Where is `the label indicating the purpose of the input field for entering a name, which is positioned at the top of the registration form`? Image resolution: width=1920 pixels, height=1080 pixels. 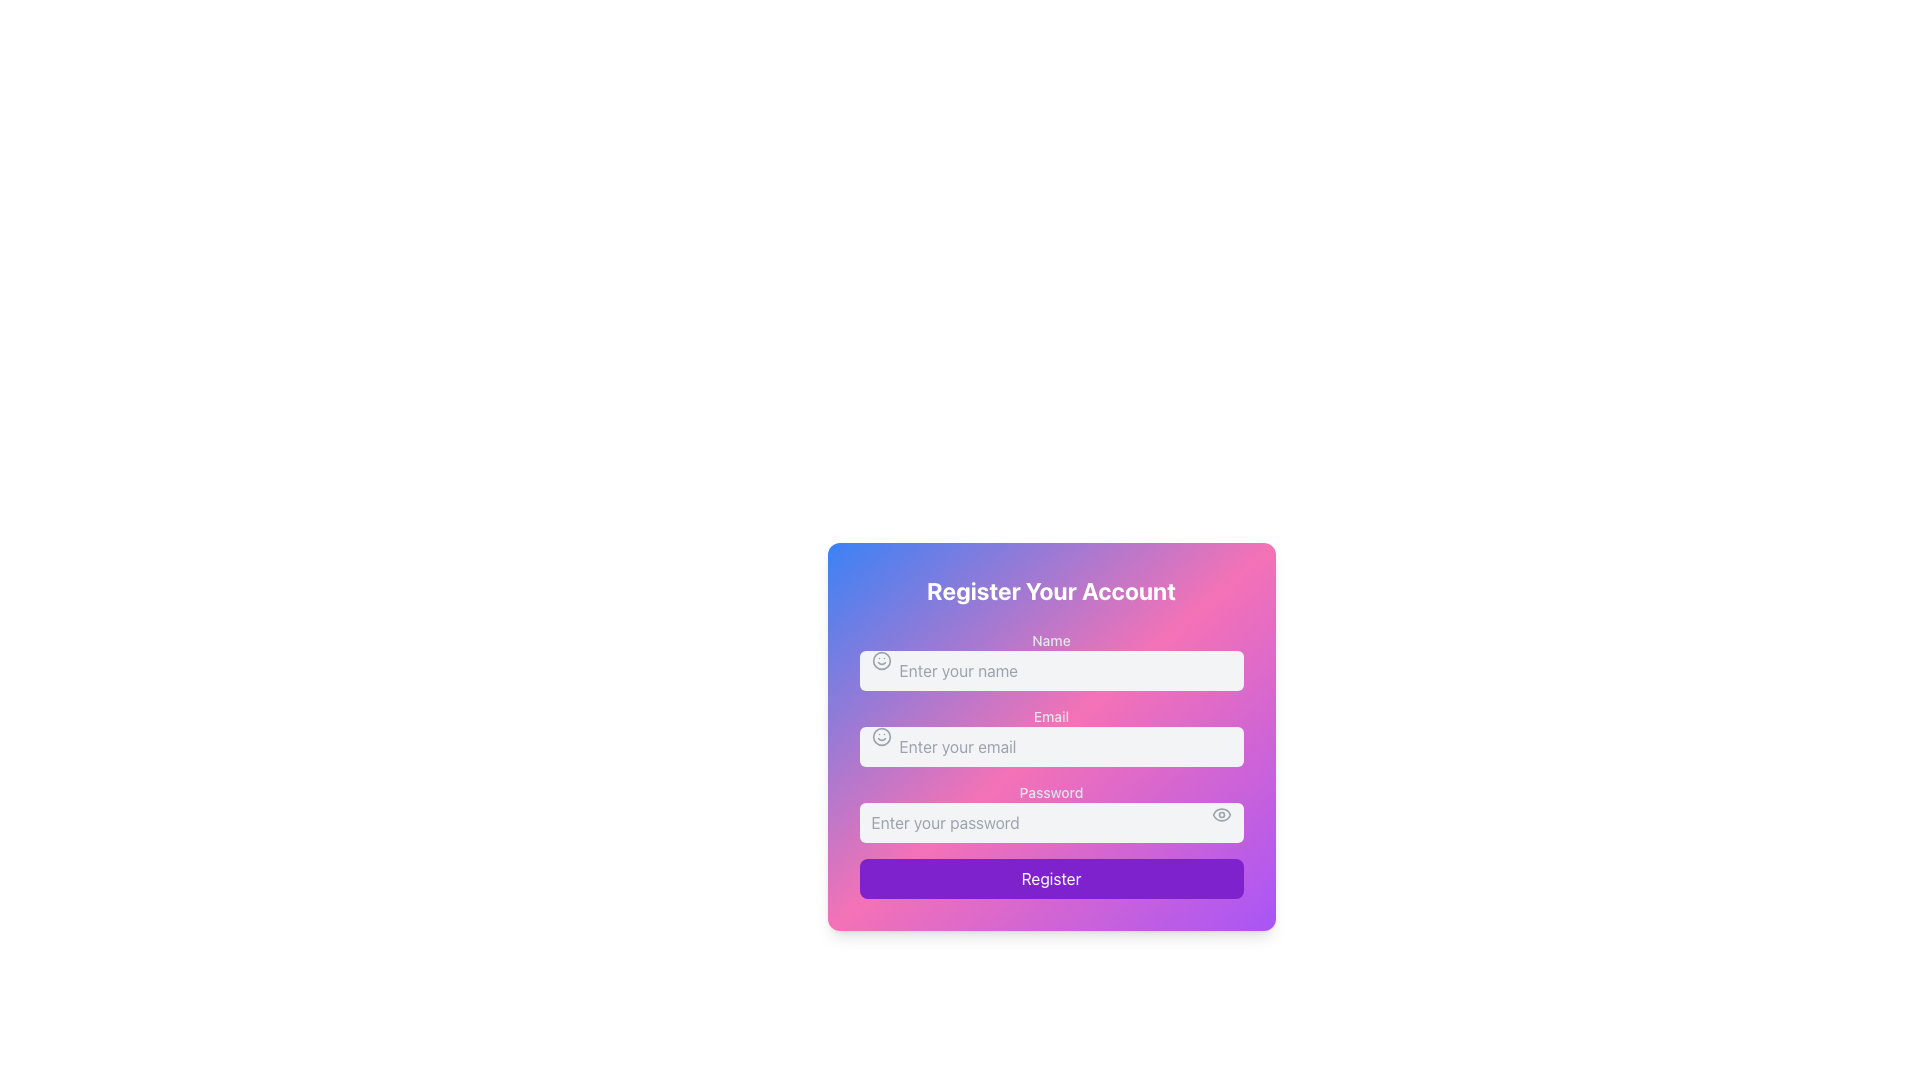
the label indicating the purpose of the input field for entering a name, which is positioned at the top of the registration form is located at coordinates (1050, 640).